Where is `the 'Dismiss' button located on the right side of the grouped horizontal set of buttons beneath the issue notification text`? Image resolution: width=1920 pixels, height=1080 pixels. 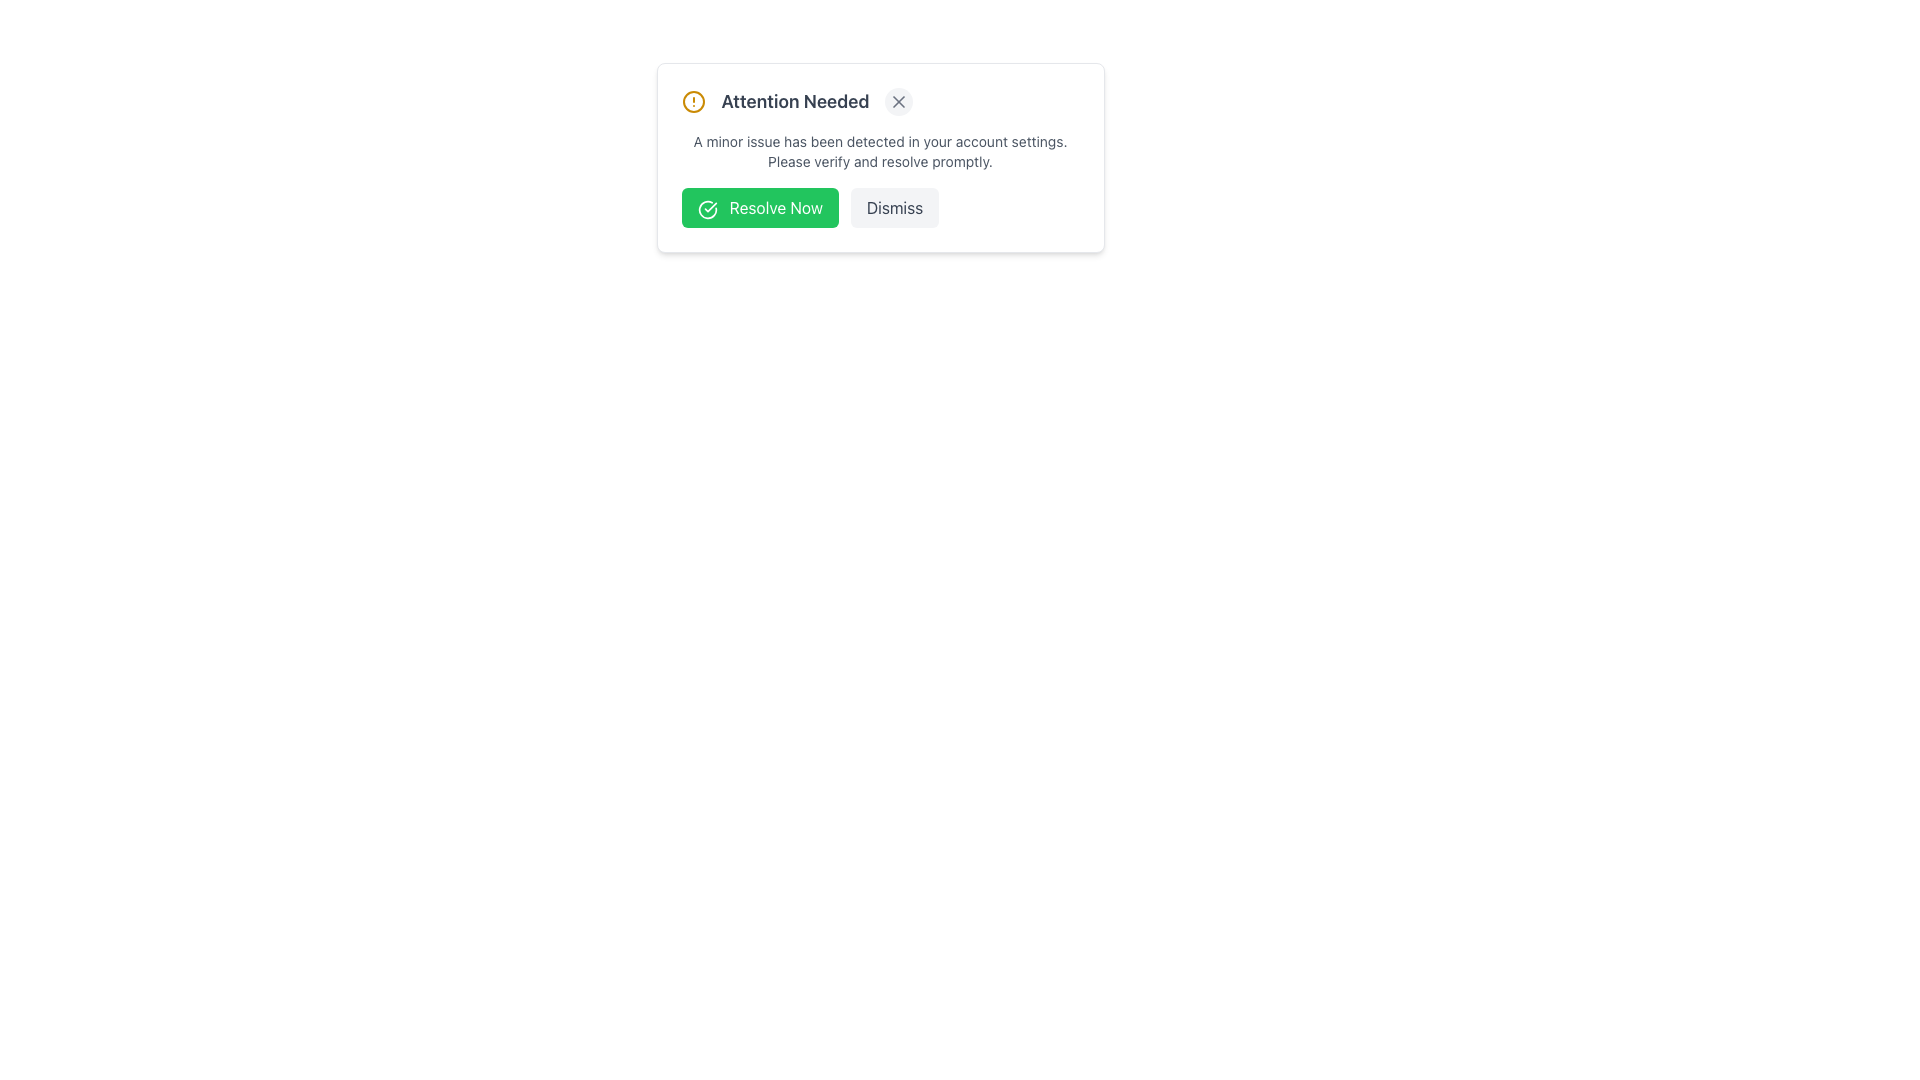
the 'Dismiss' button located on the right side of the grouped horizontal set of buttons beneath the issue notification text is located at coordinates (880, 208).